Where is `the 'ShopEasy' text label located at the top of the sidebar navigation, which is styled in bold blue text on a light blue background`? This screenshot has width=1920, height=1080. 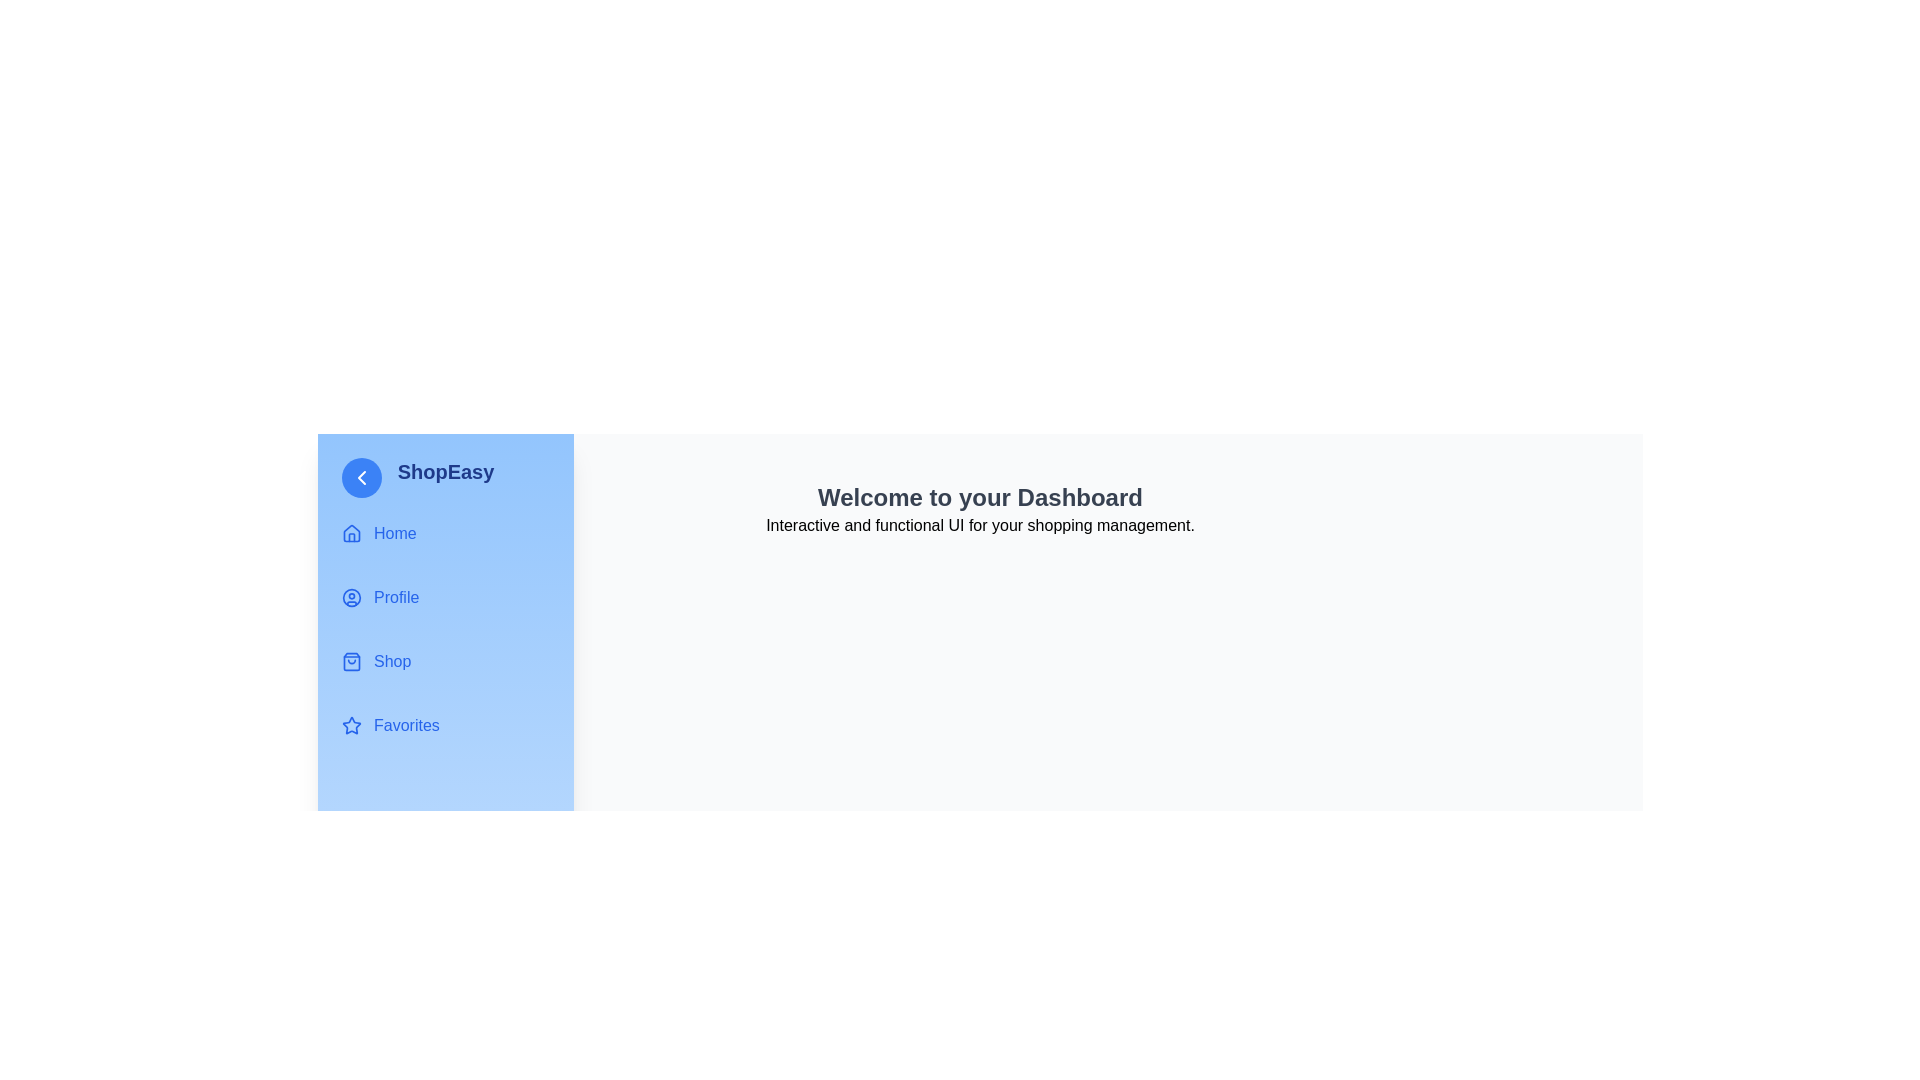
the 'ShopEasy' text label located at the top of the sidebar navigation, which is styled in bold blue text on a light blue background is located at coordinates (445, 471).